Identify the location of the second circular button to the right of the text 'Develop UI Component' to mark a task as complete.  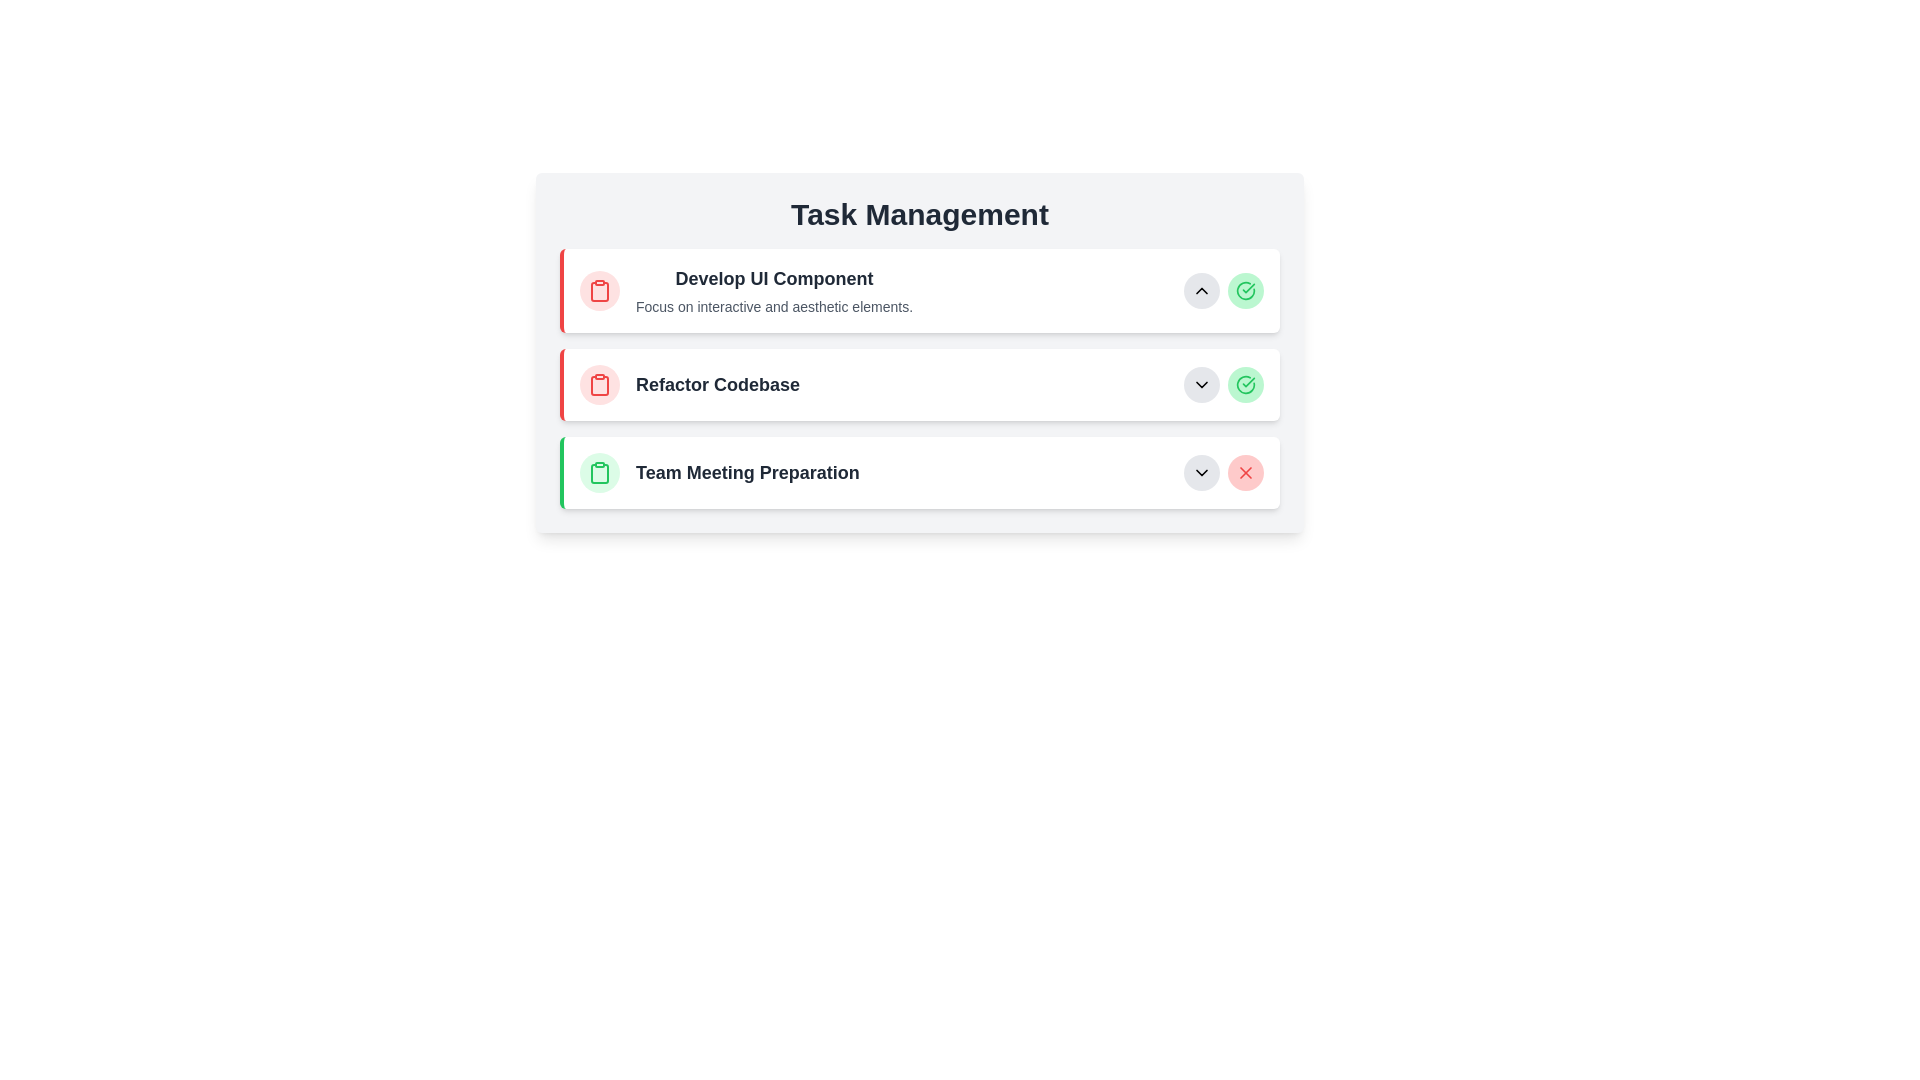
(1245, 290).